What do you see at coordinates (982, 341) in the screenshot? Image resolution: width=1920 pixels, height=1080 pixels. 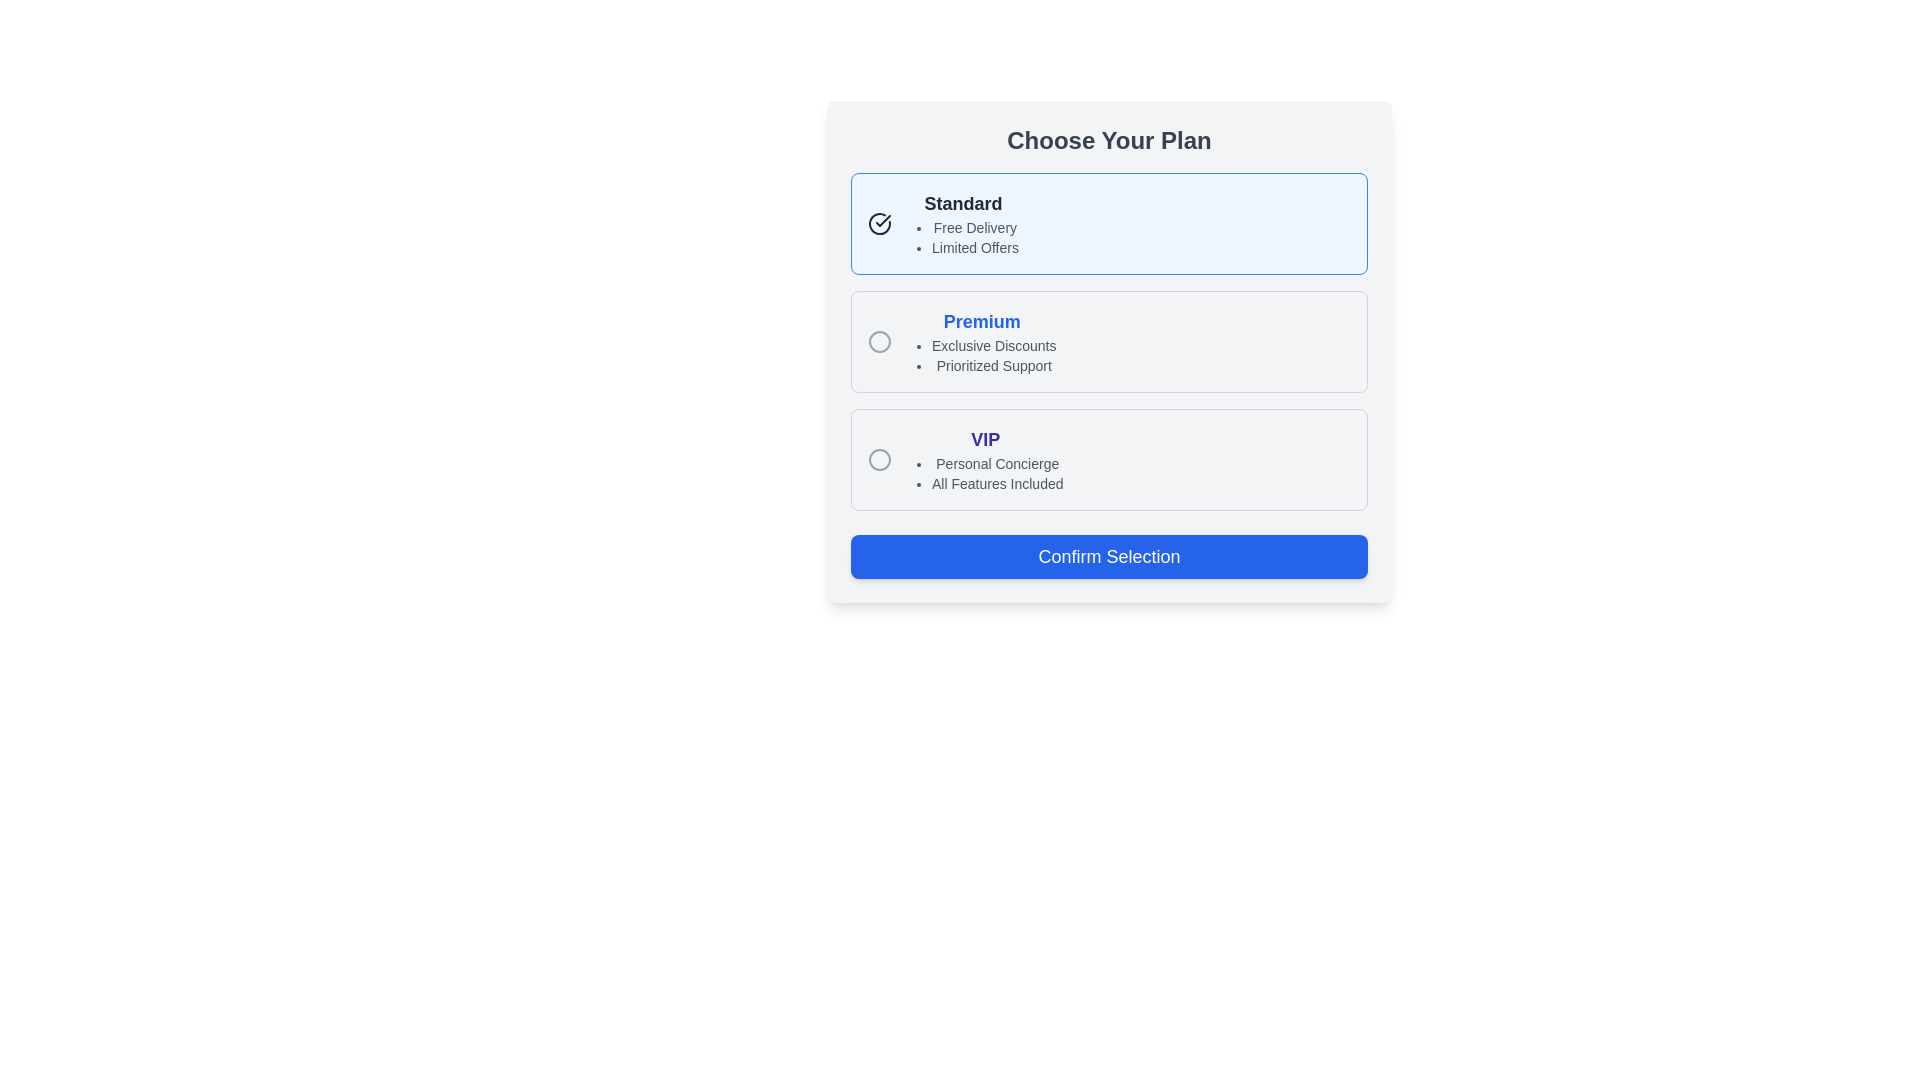 I see `'Premium' subscription tier element, which features a bold blue title and two bullet points about discounts and support, located in the middle of a vertically aligned list of plans` at bounding box center [982, 341].